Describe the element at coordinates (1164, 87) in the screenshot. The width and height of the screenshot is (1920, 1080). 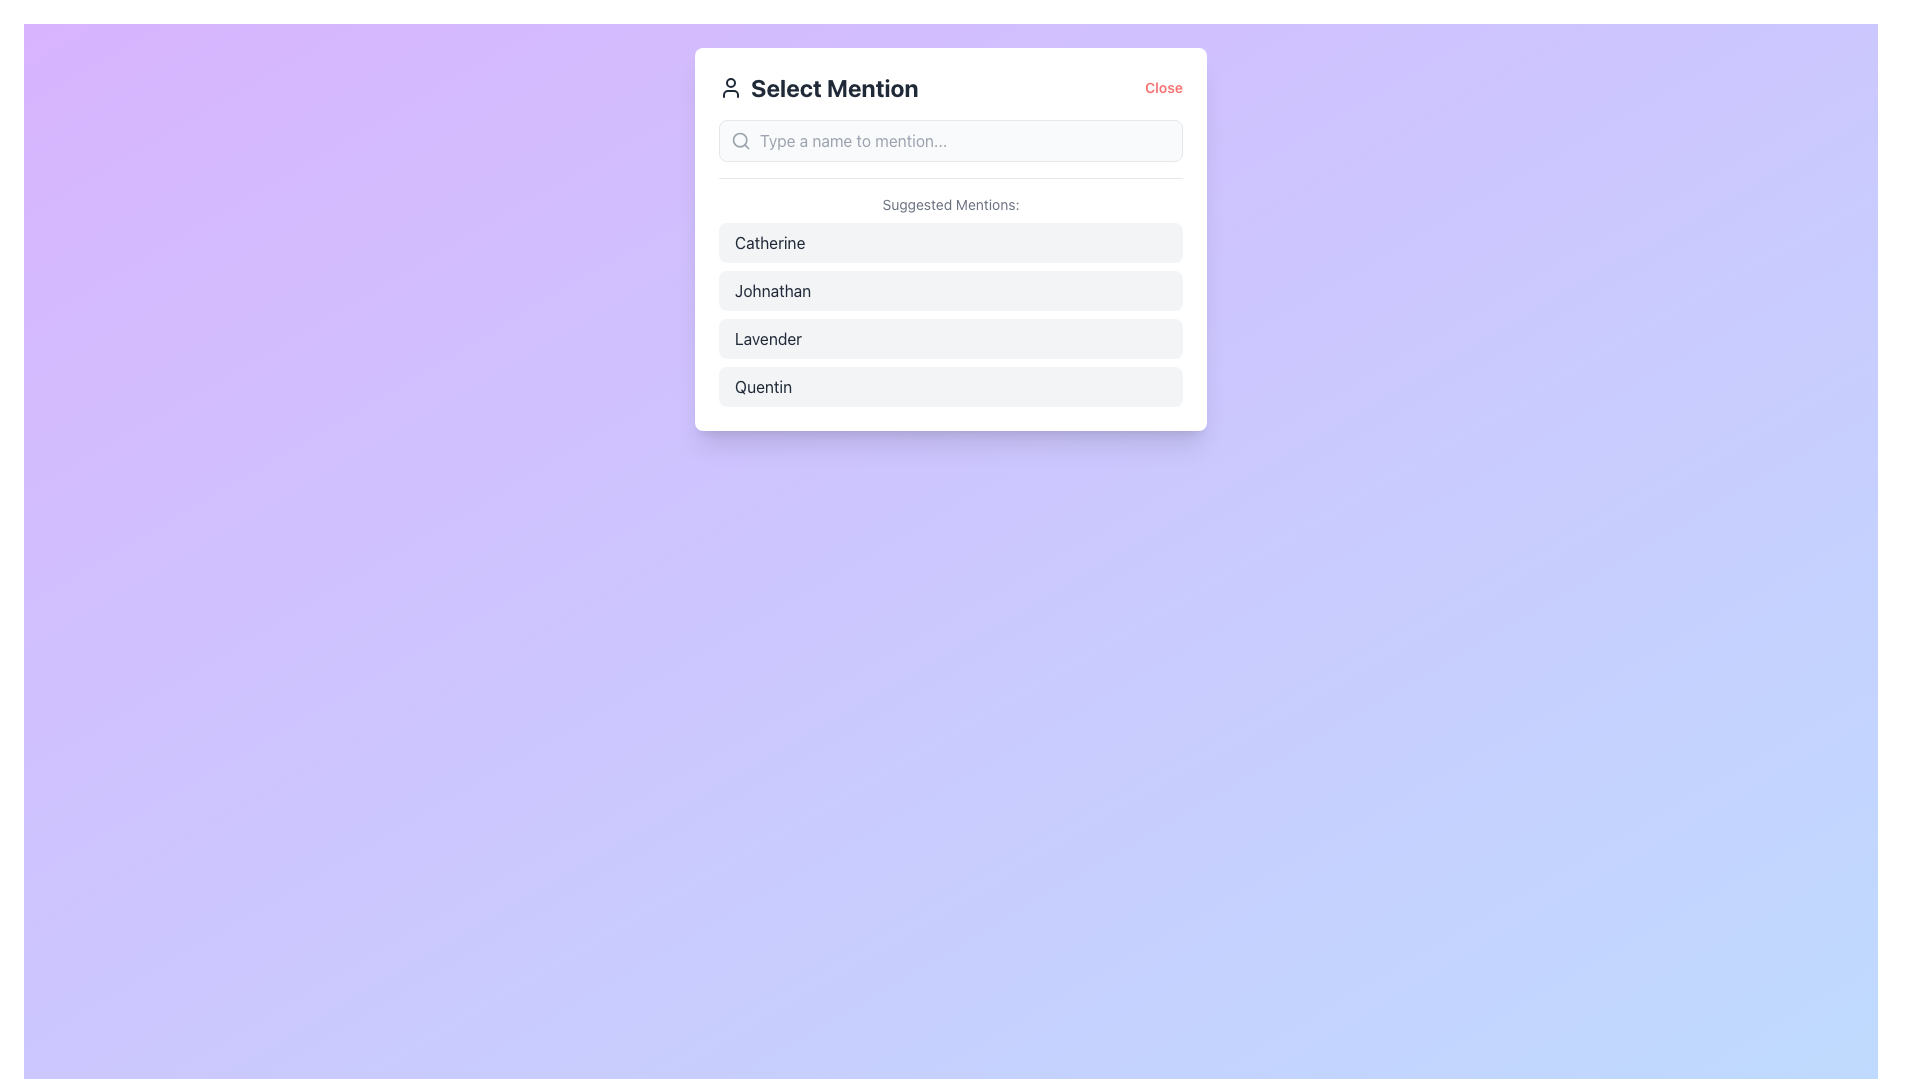
I see `the 'Close' button, which is a label styled as a button with bold red text, located at the top-right corner of the 'Select Mention' box` at that location.